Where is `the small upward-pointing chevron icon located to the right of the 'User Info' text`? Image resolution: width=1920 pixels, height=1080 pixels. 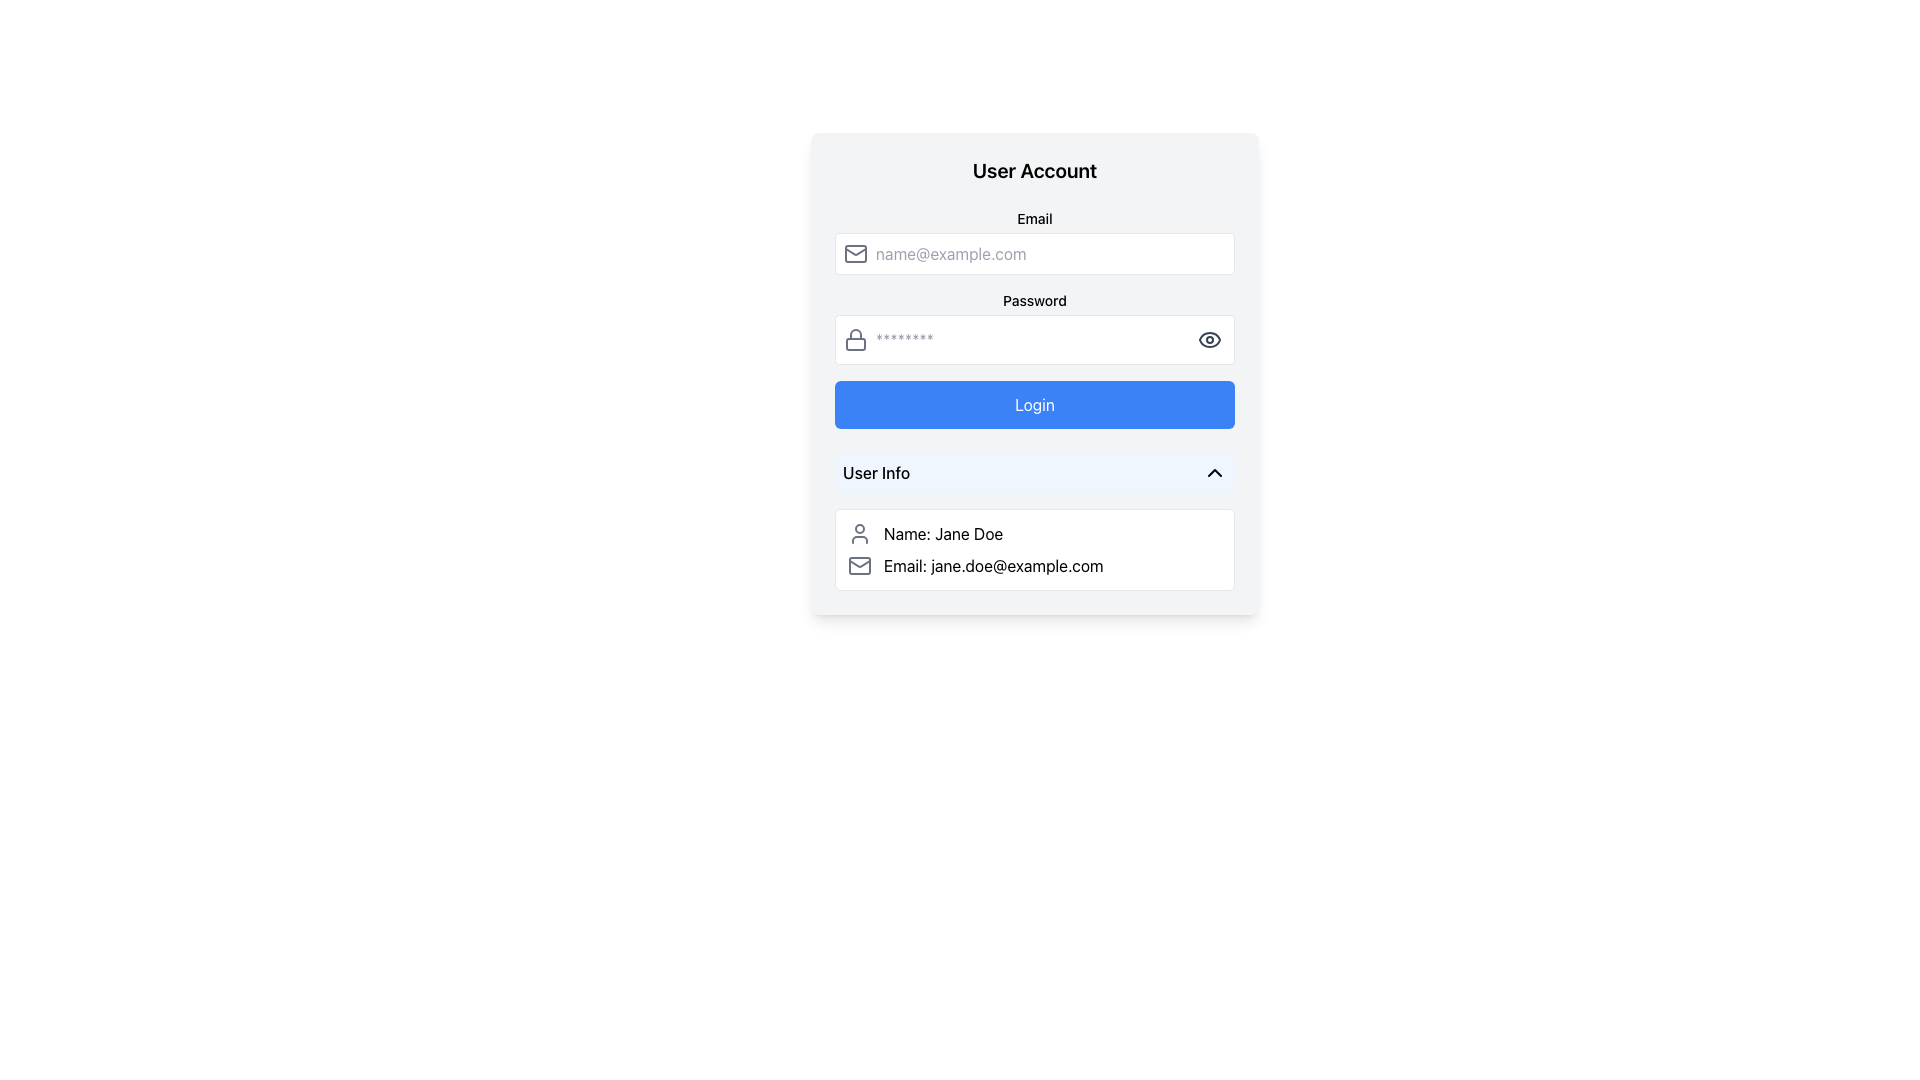
the small upward-pointing chevron icon located to the right of the 'User Info' text is located at coordinates (1213, 473).